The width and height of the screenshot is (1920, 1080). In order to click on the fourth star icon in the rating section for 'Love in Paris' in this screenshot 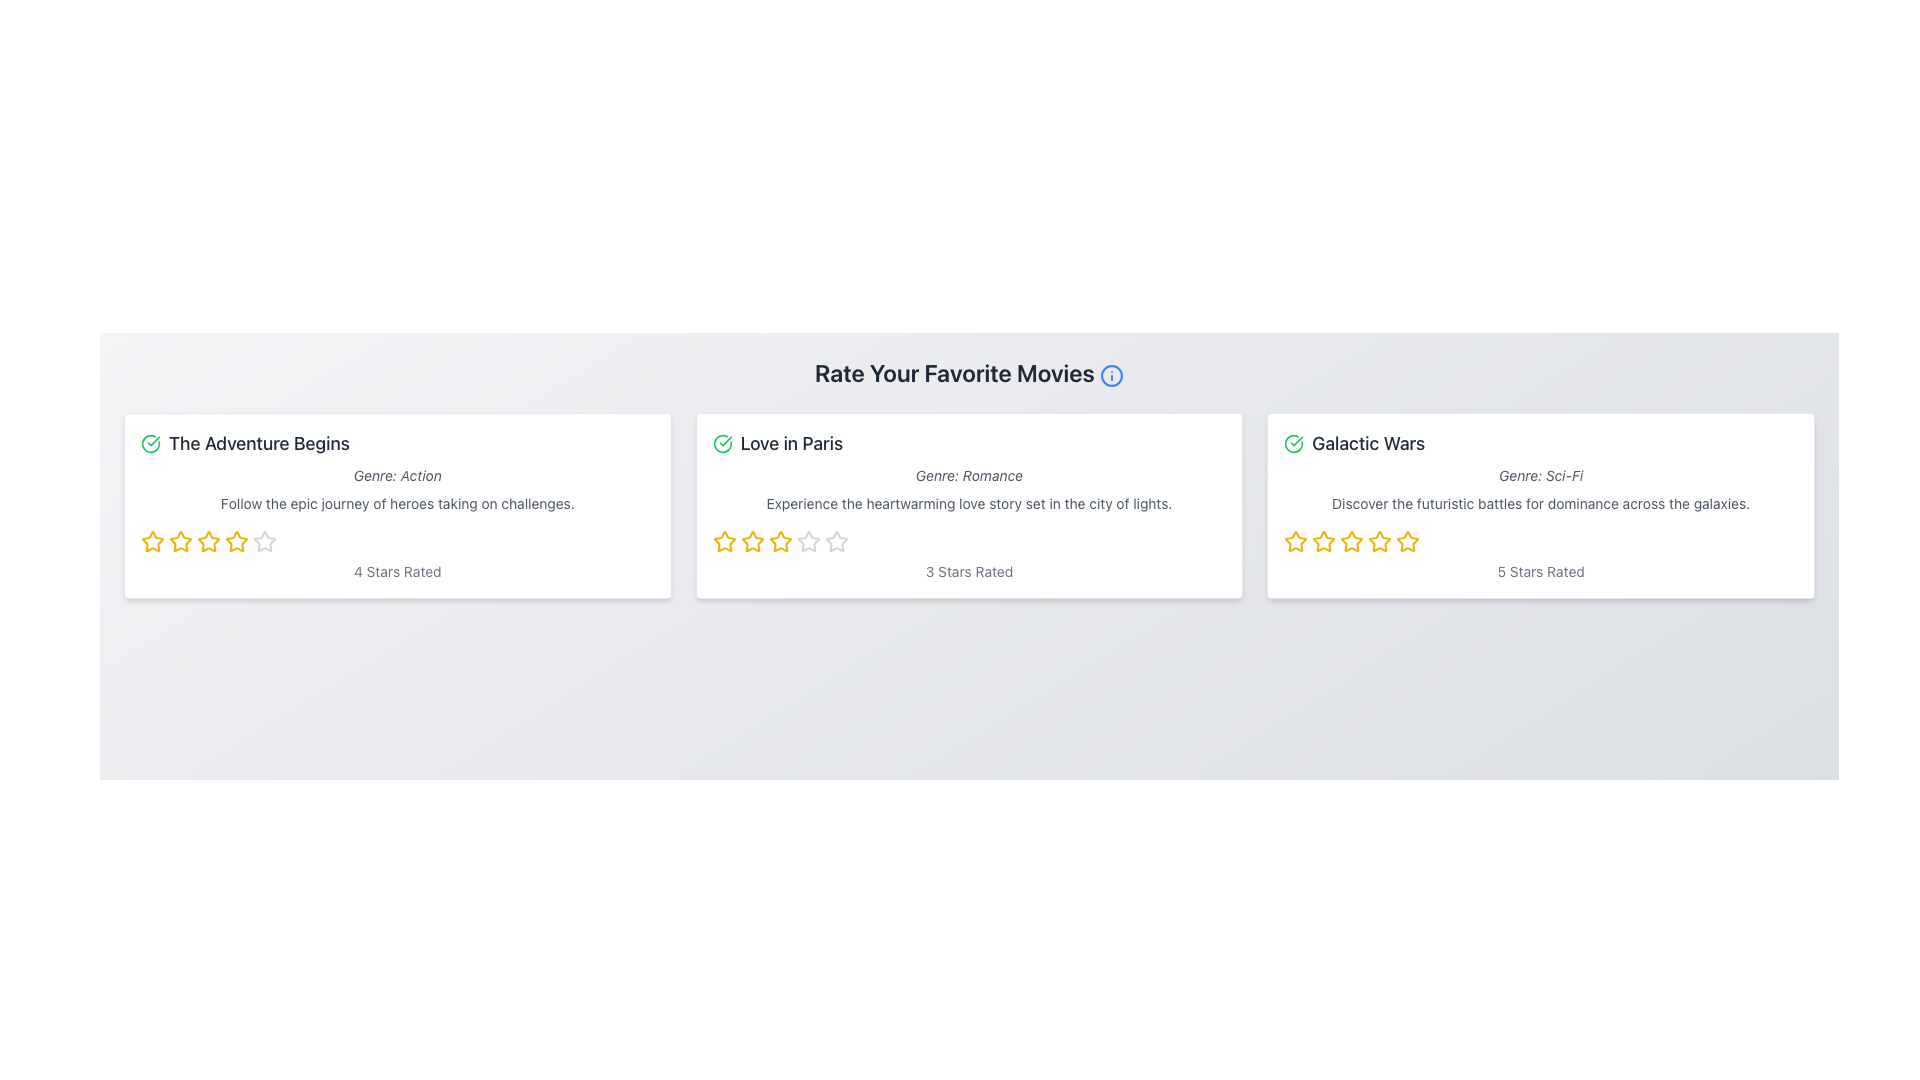, I will do `click(836, 541)`.